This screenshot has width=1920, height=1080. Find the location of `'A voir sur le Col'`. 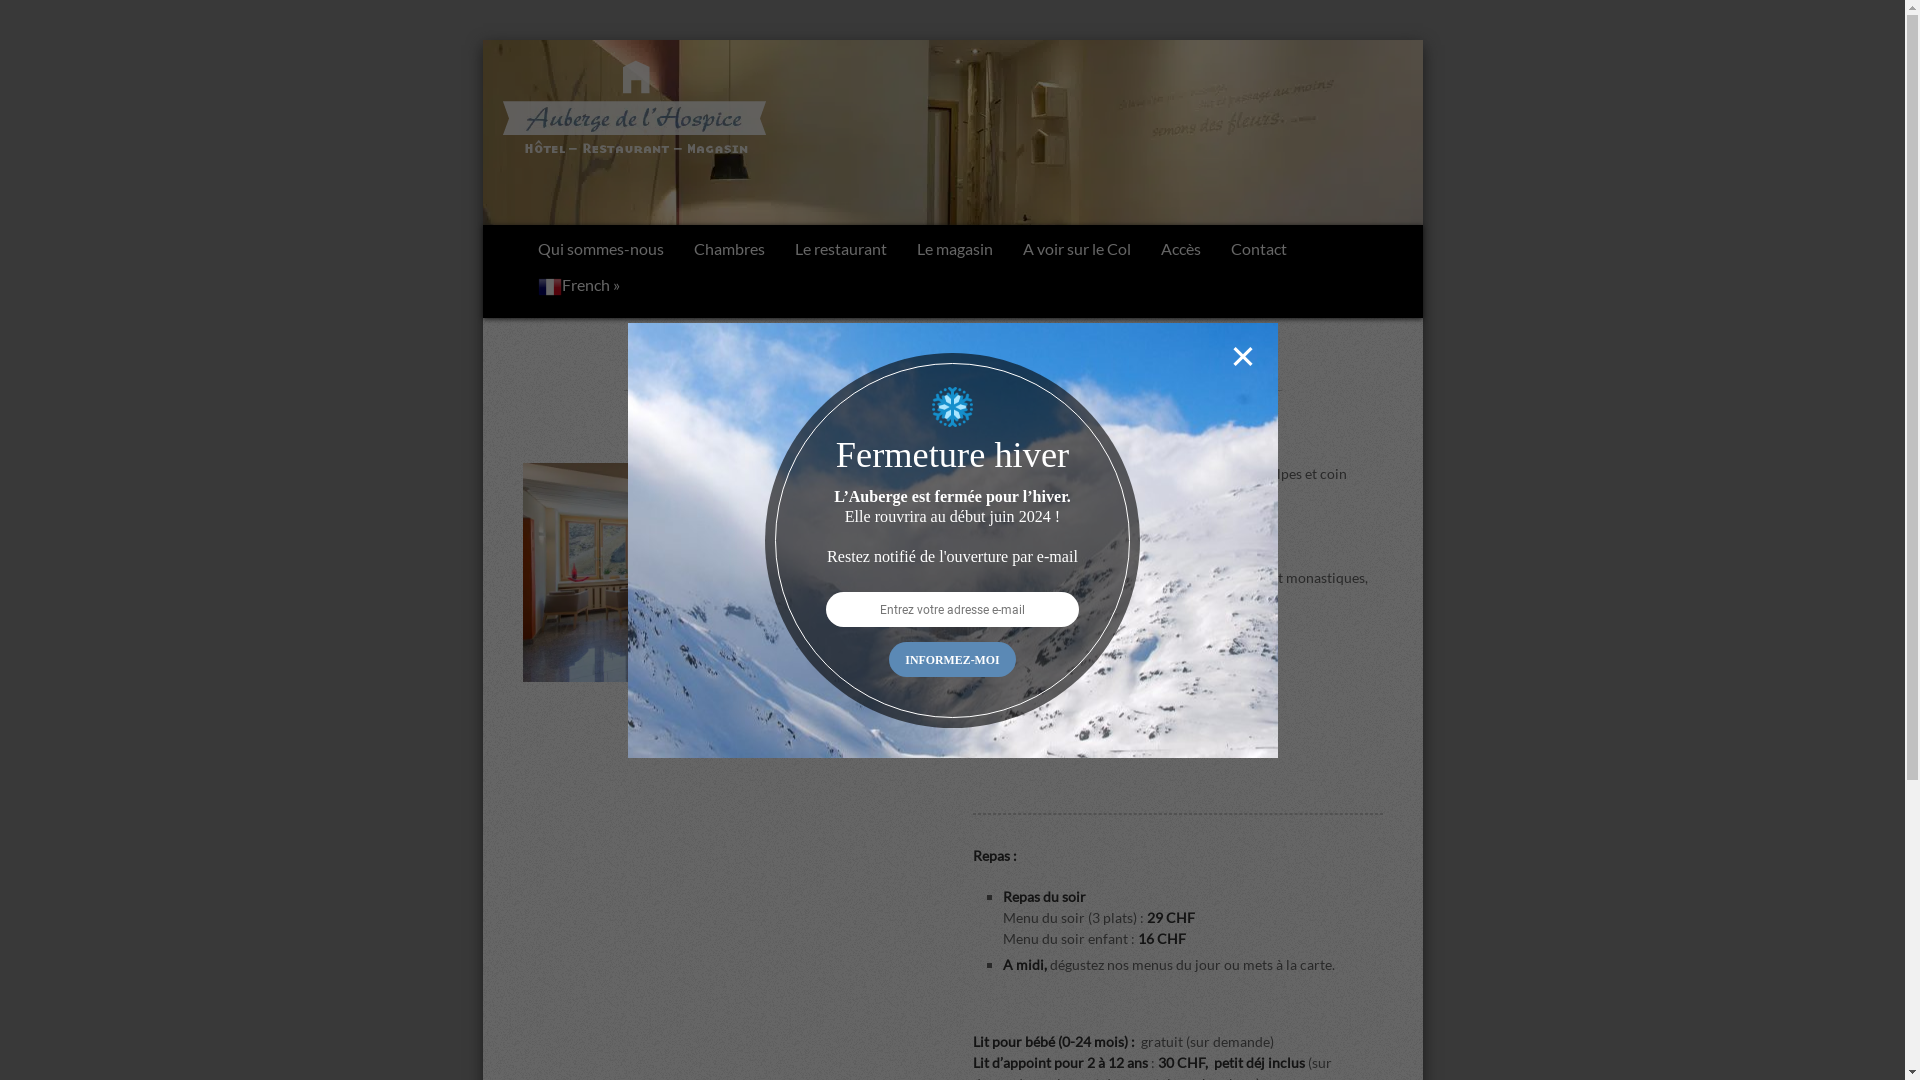

'A voir sur le Col' is located at coordinates (1075, 249).